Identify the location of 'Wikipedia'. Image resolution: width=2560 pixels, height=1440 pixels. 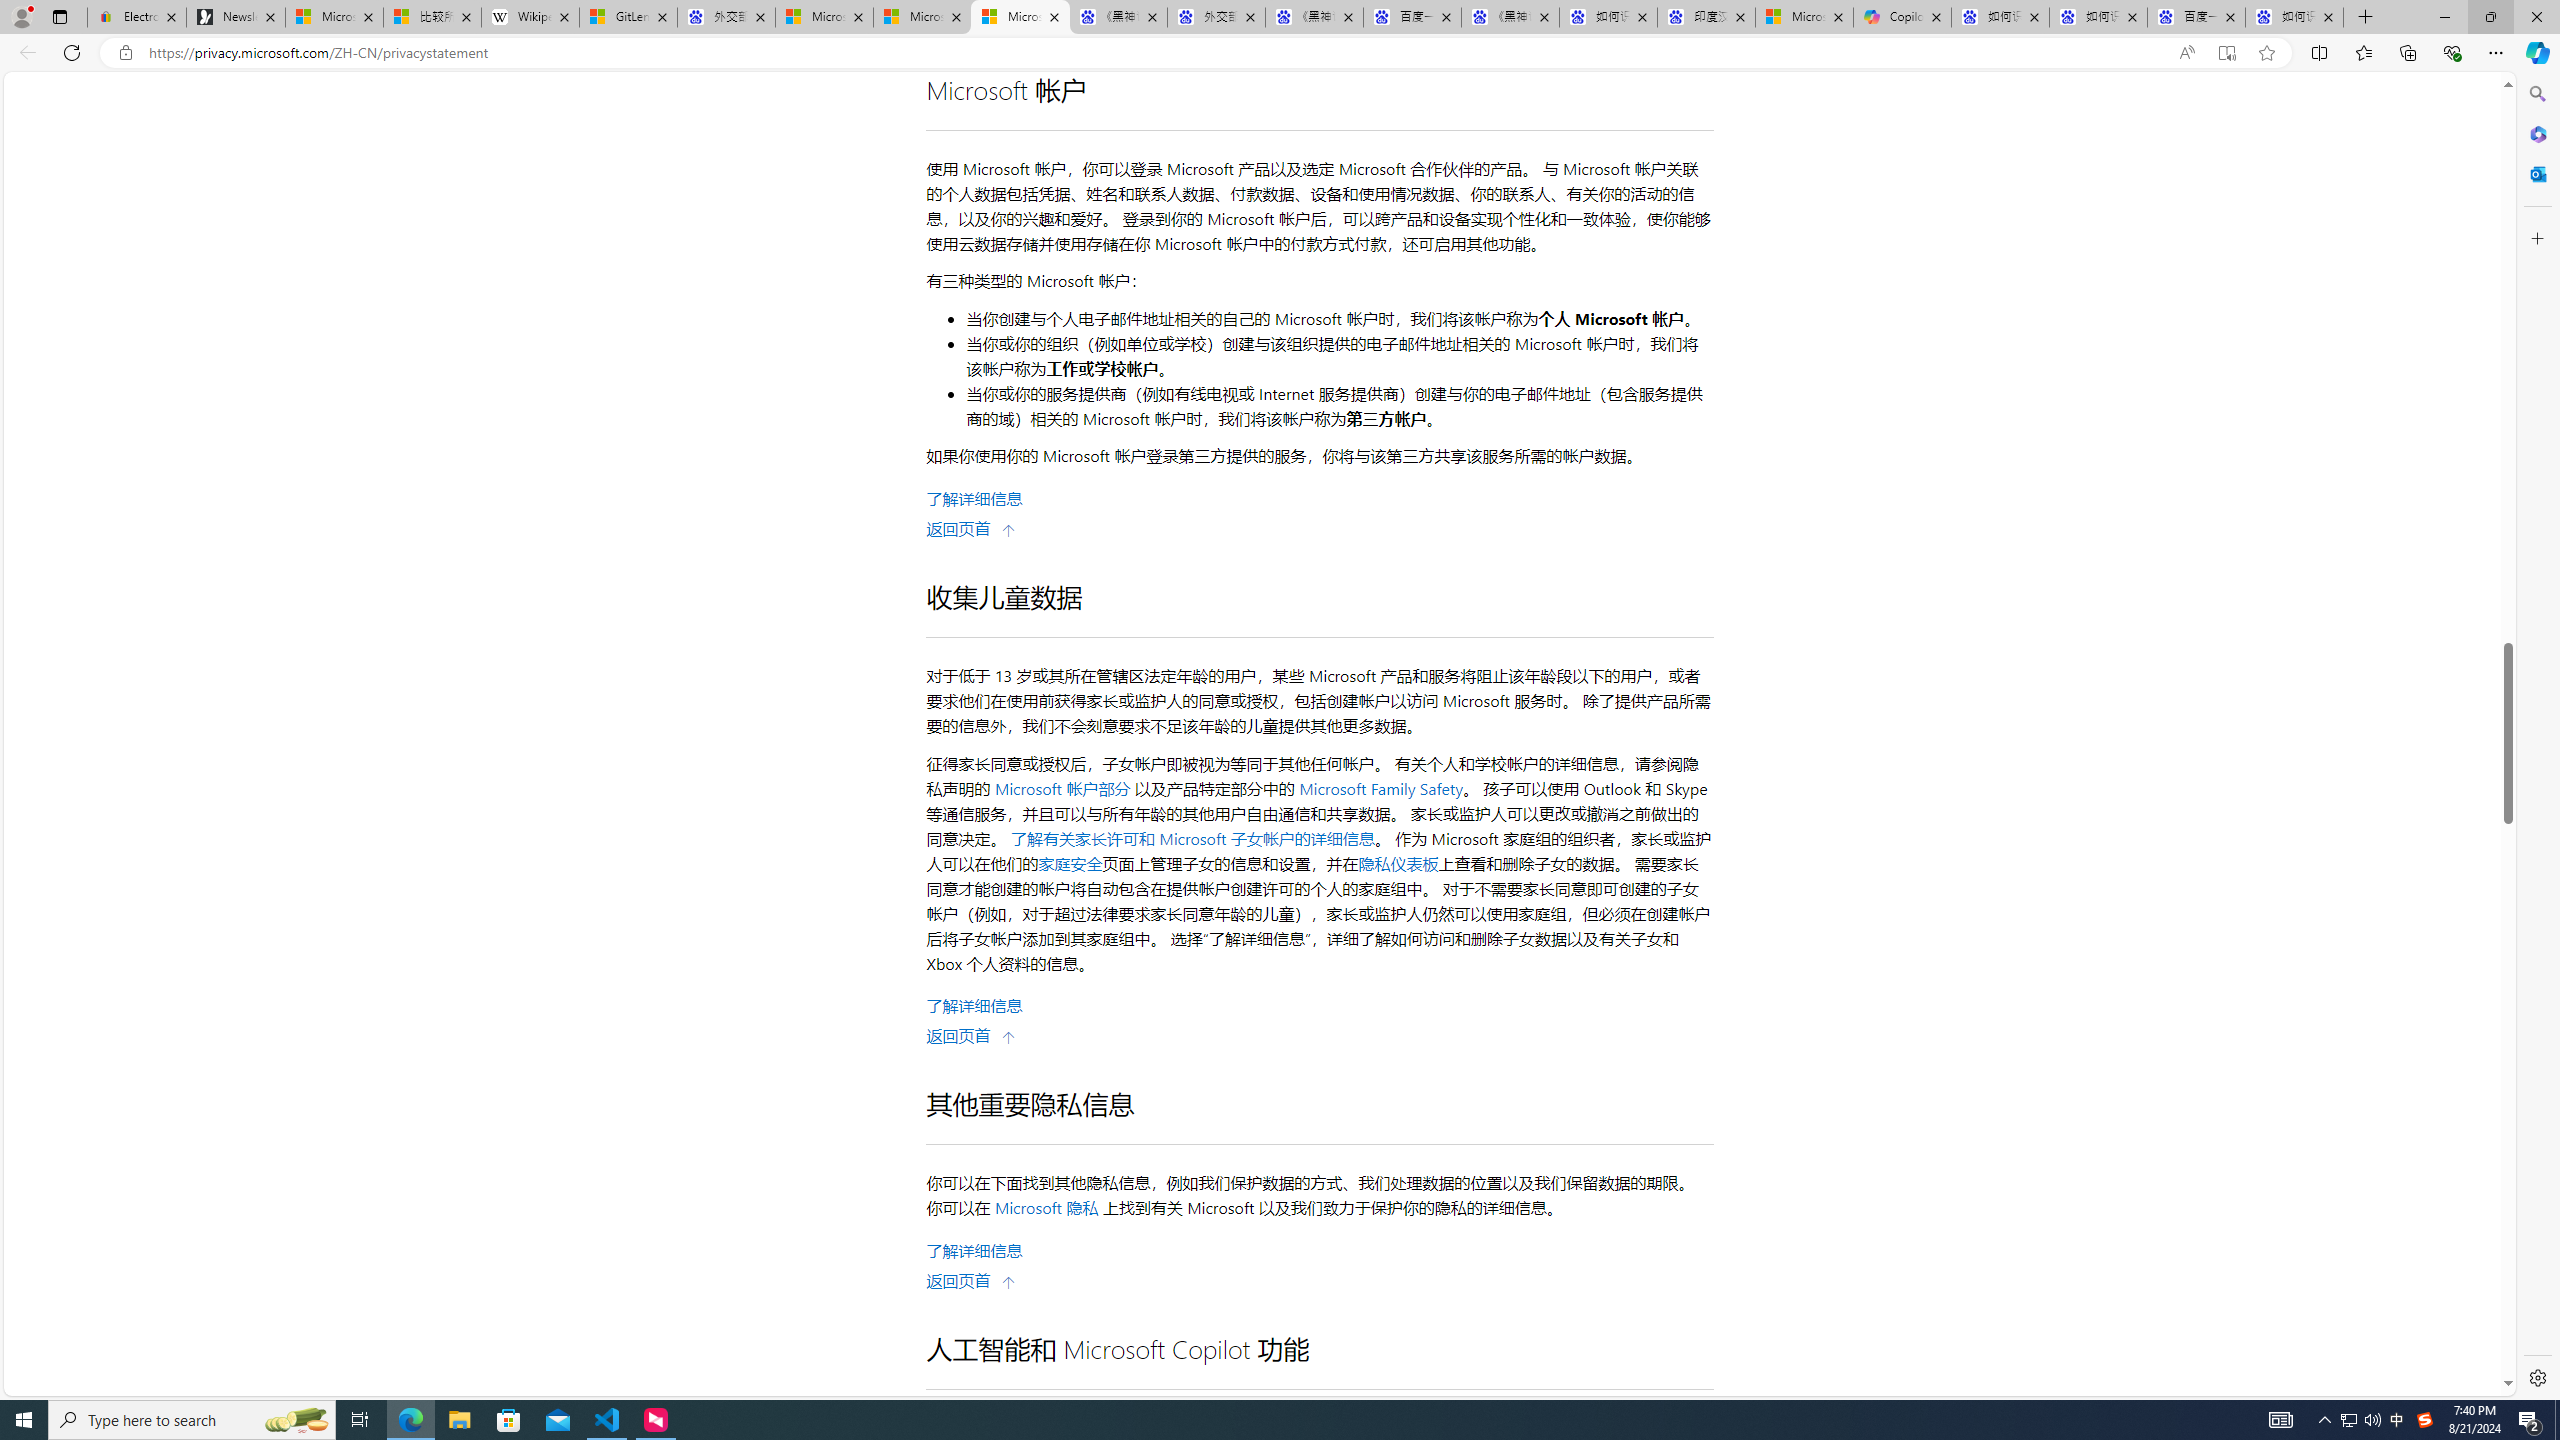
(530, 16).